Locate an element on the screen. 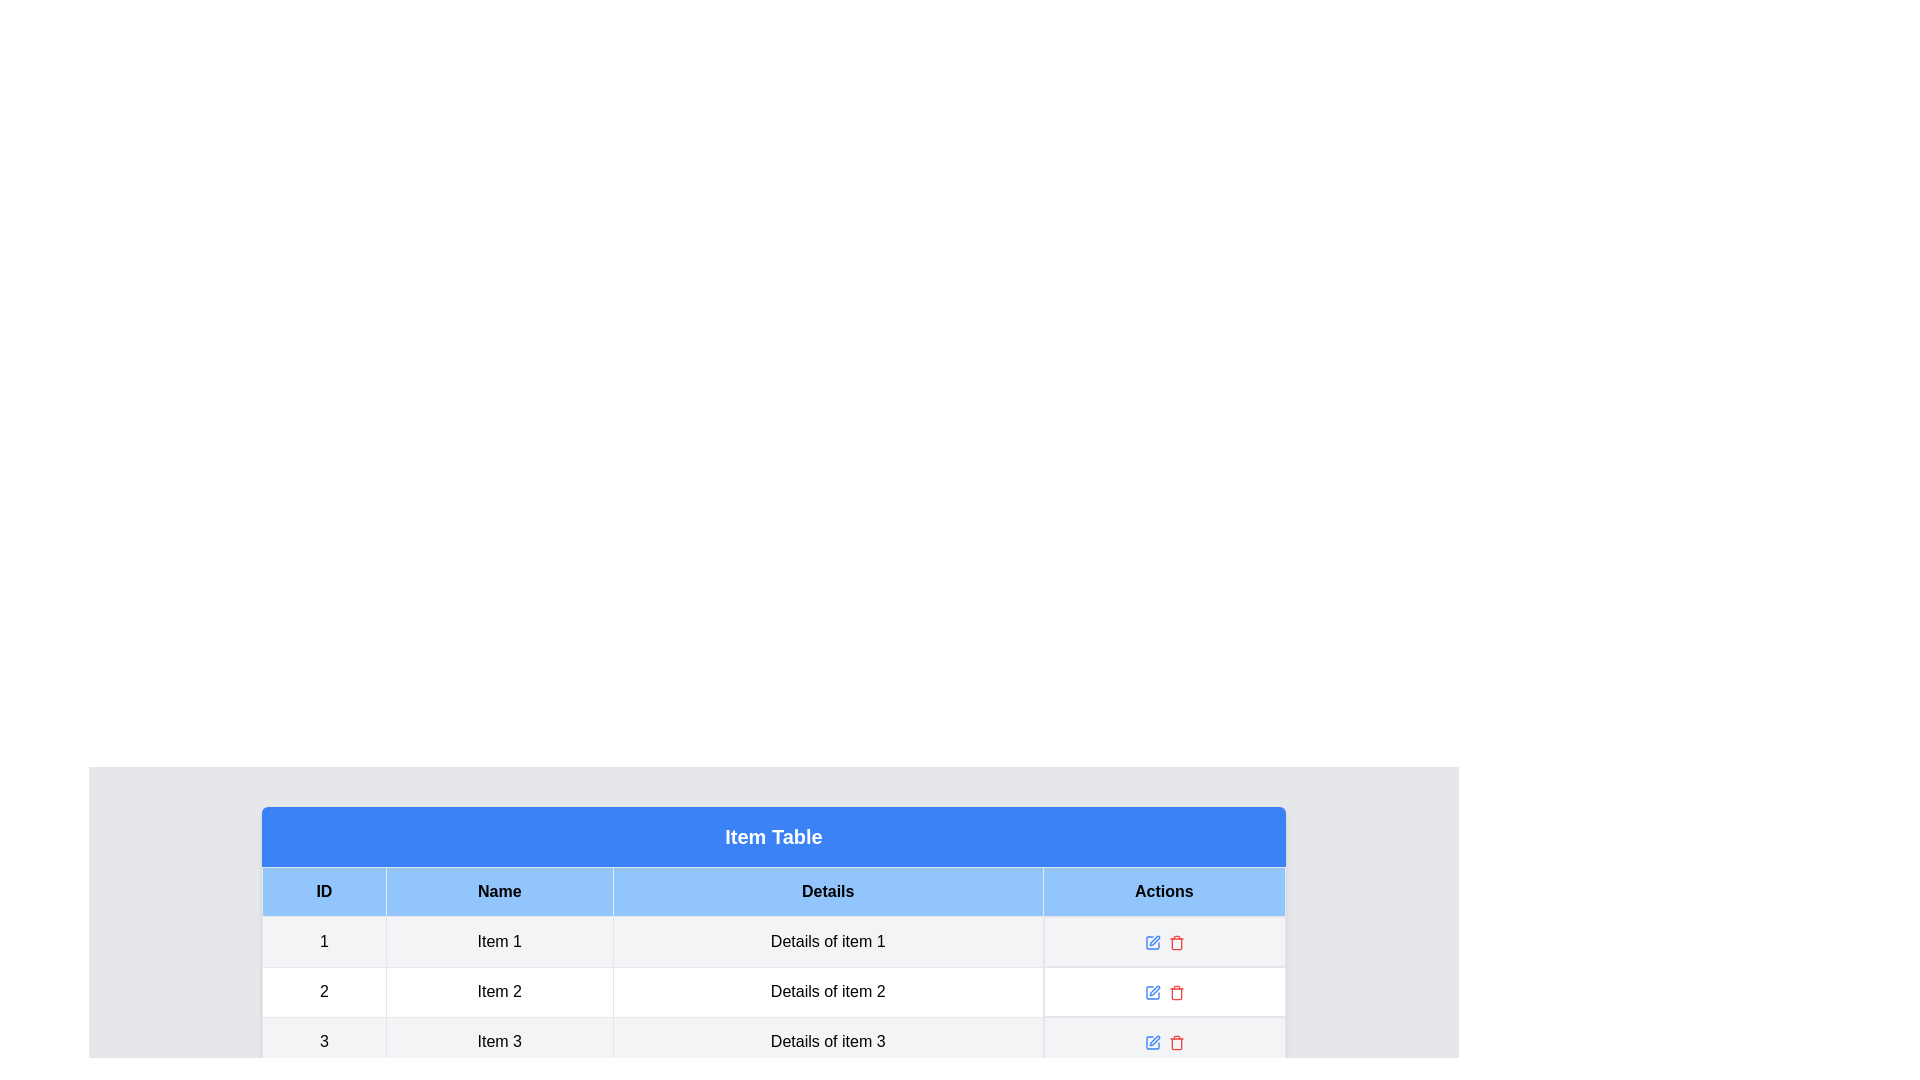  the table header column ID to sort or select it is located at coordinates (324, 890).